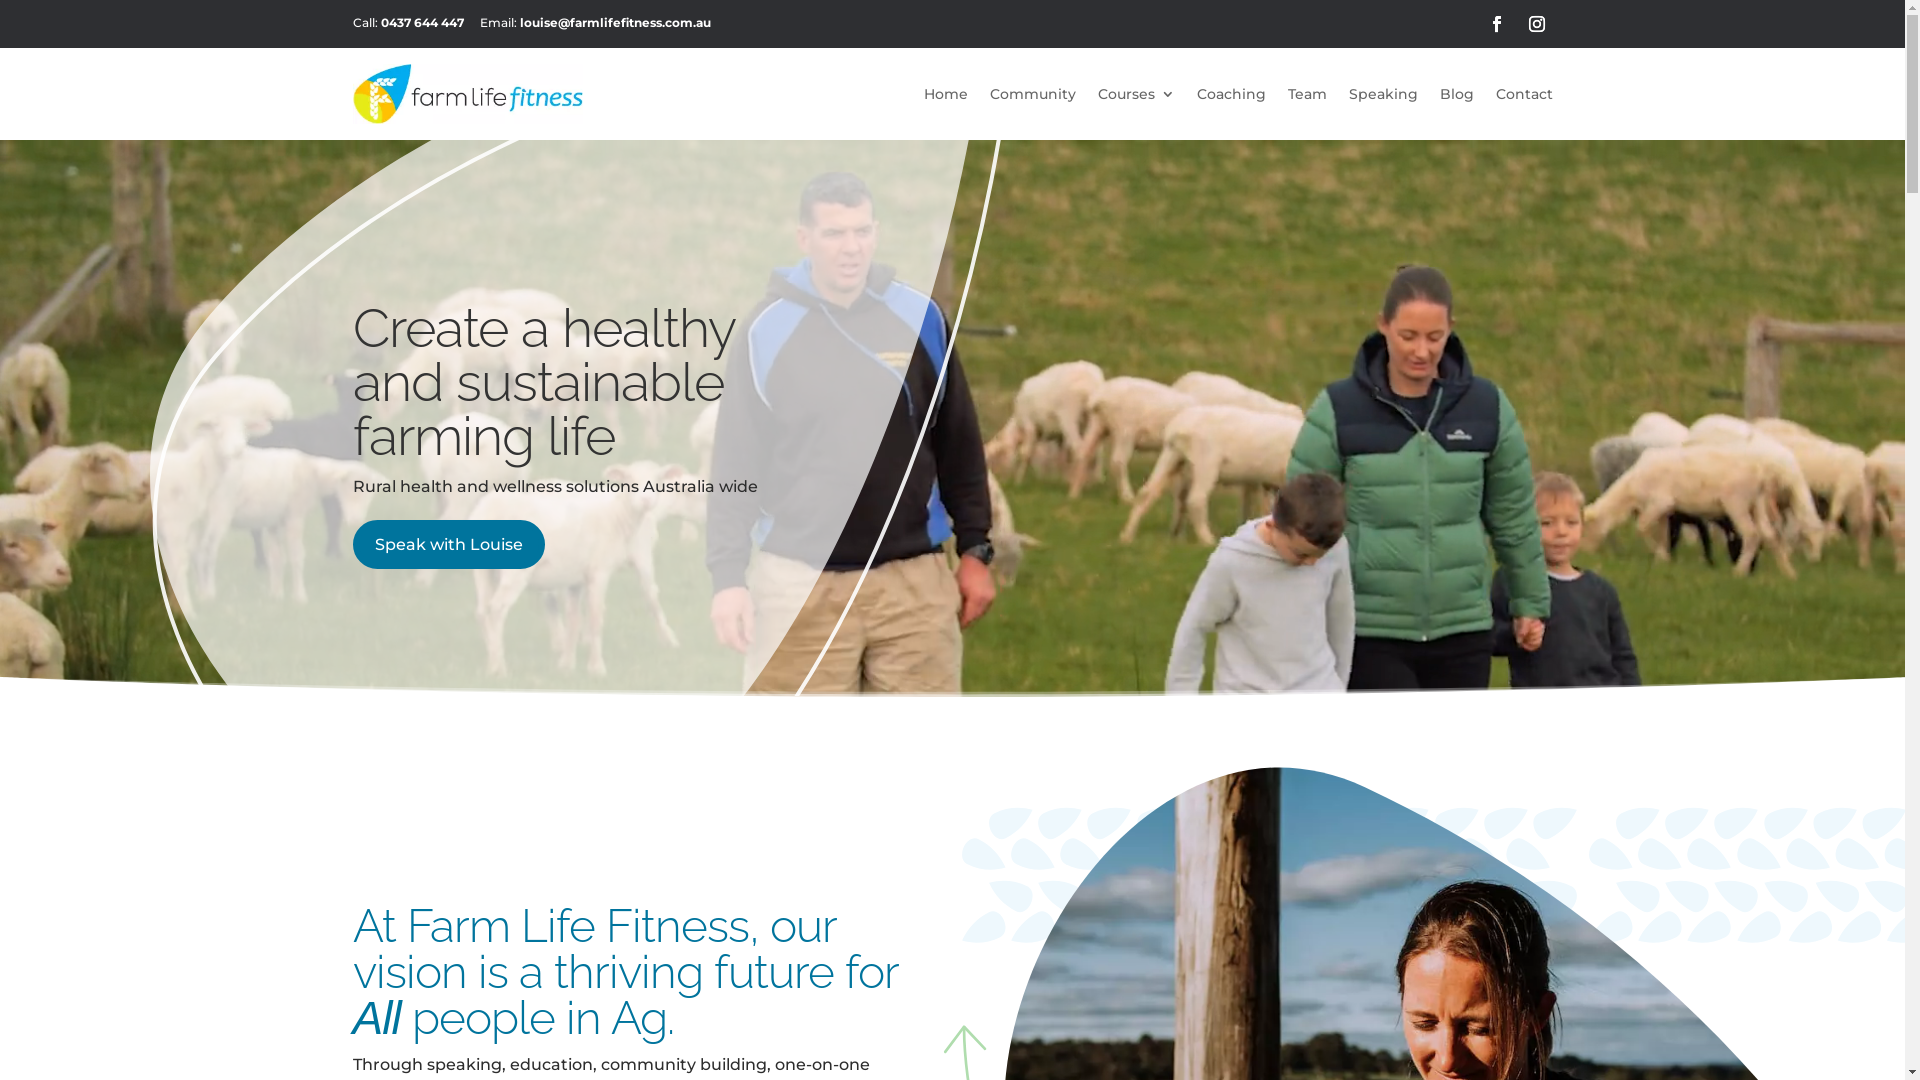 Image resolution: width=1920 pixels, height=1080 pixels. Describe the element at coordinates (0, 0) in the screenshot. I see `'Skip to content'` at that location.